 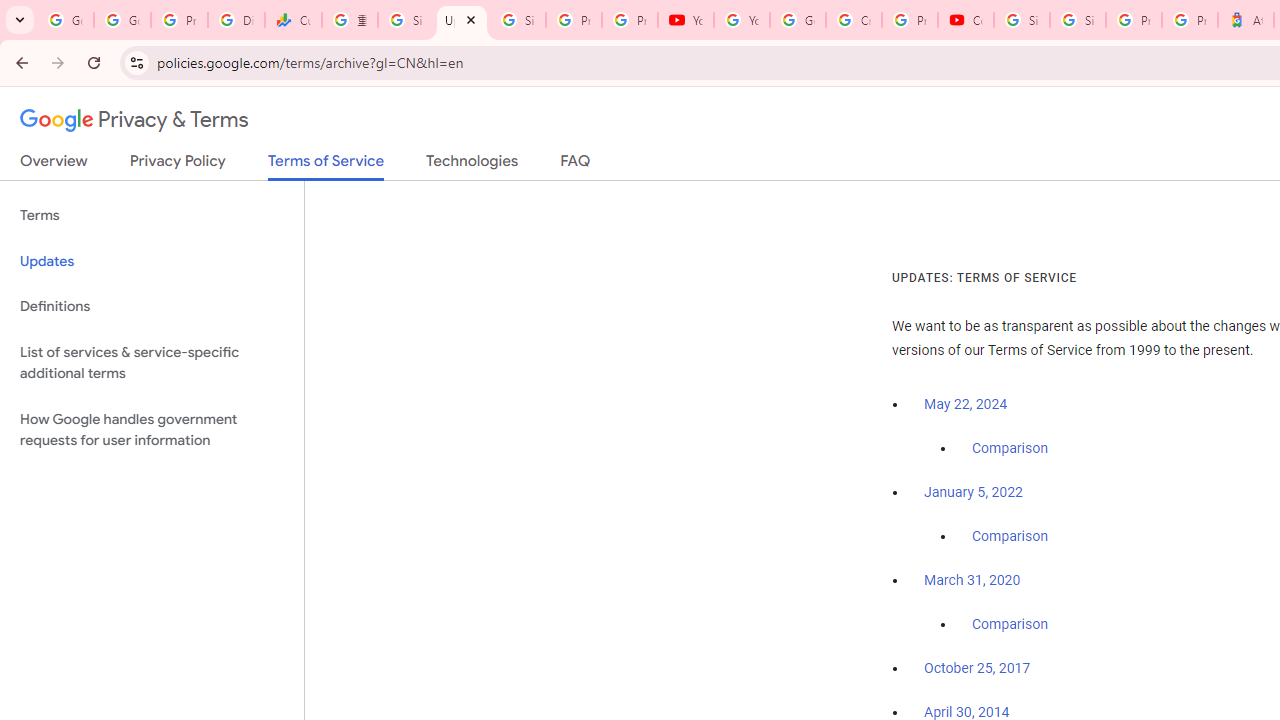 I want to click on 'May 22, 2024', so click(x=966, y=405).